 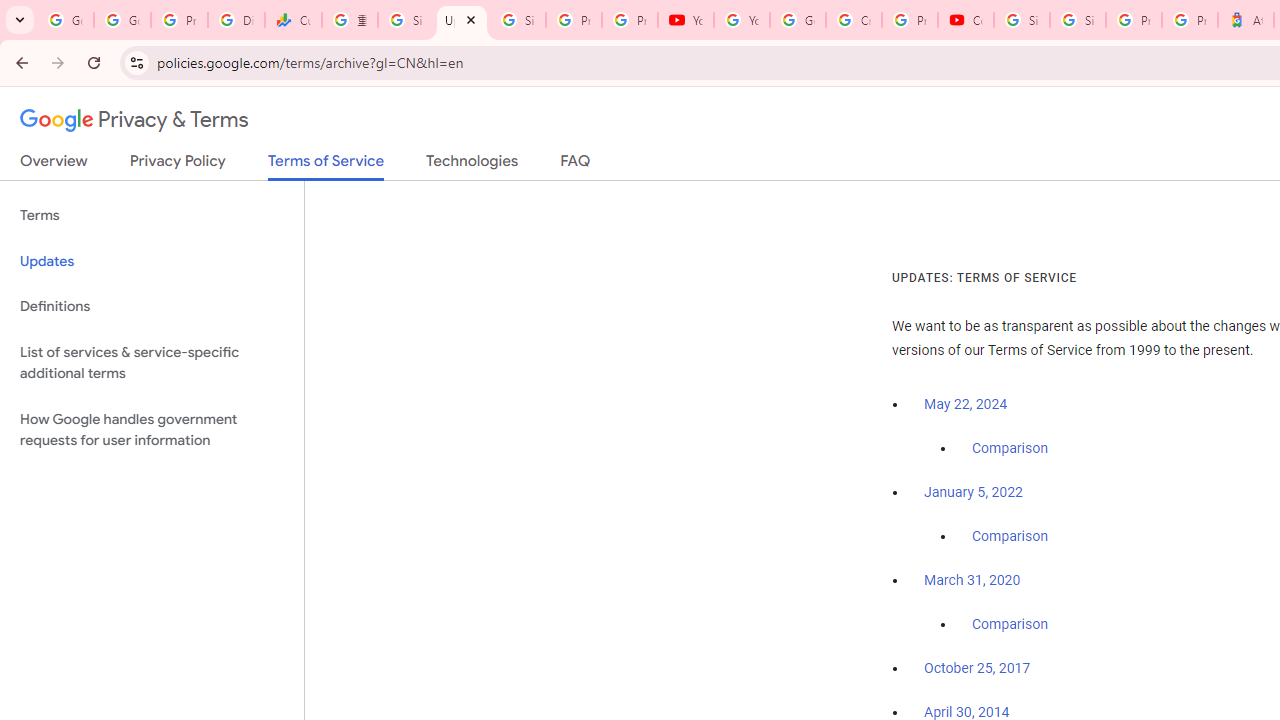 I want to click on 'May 22, 2024', so click(x=966, y=405).